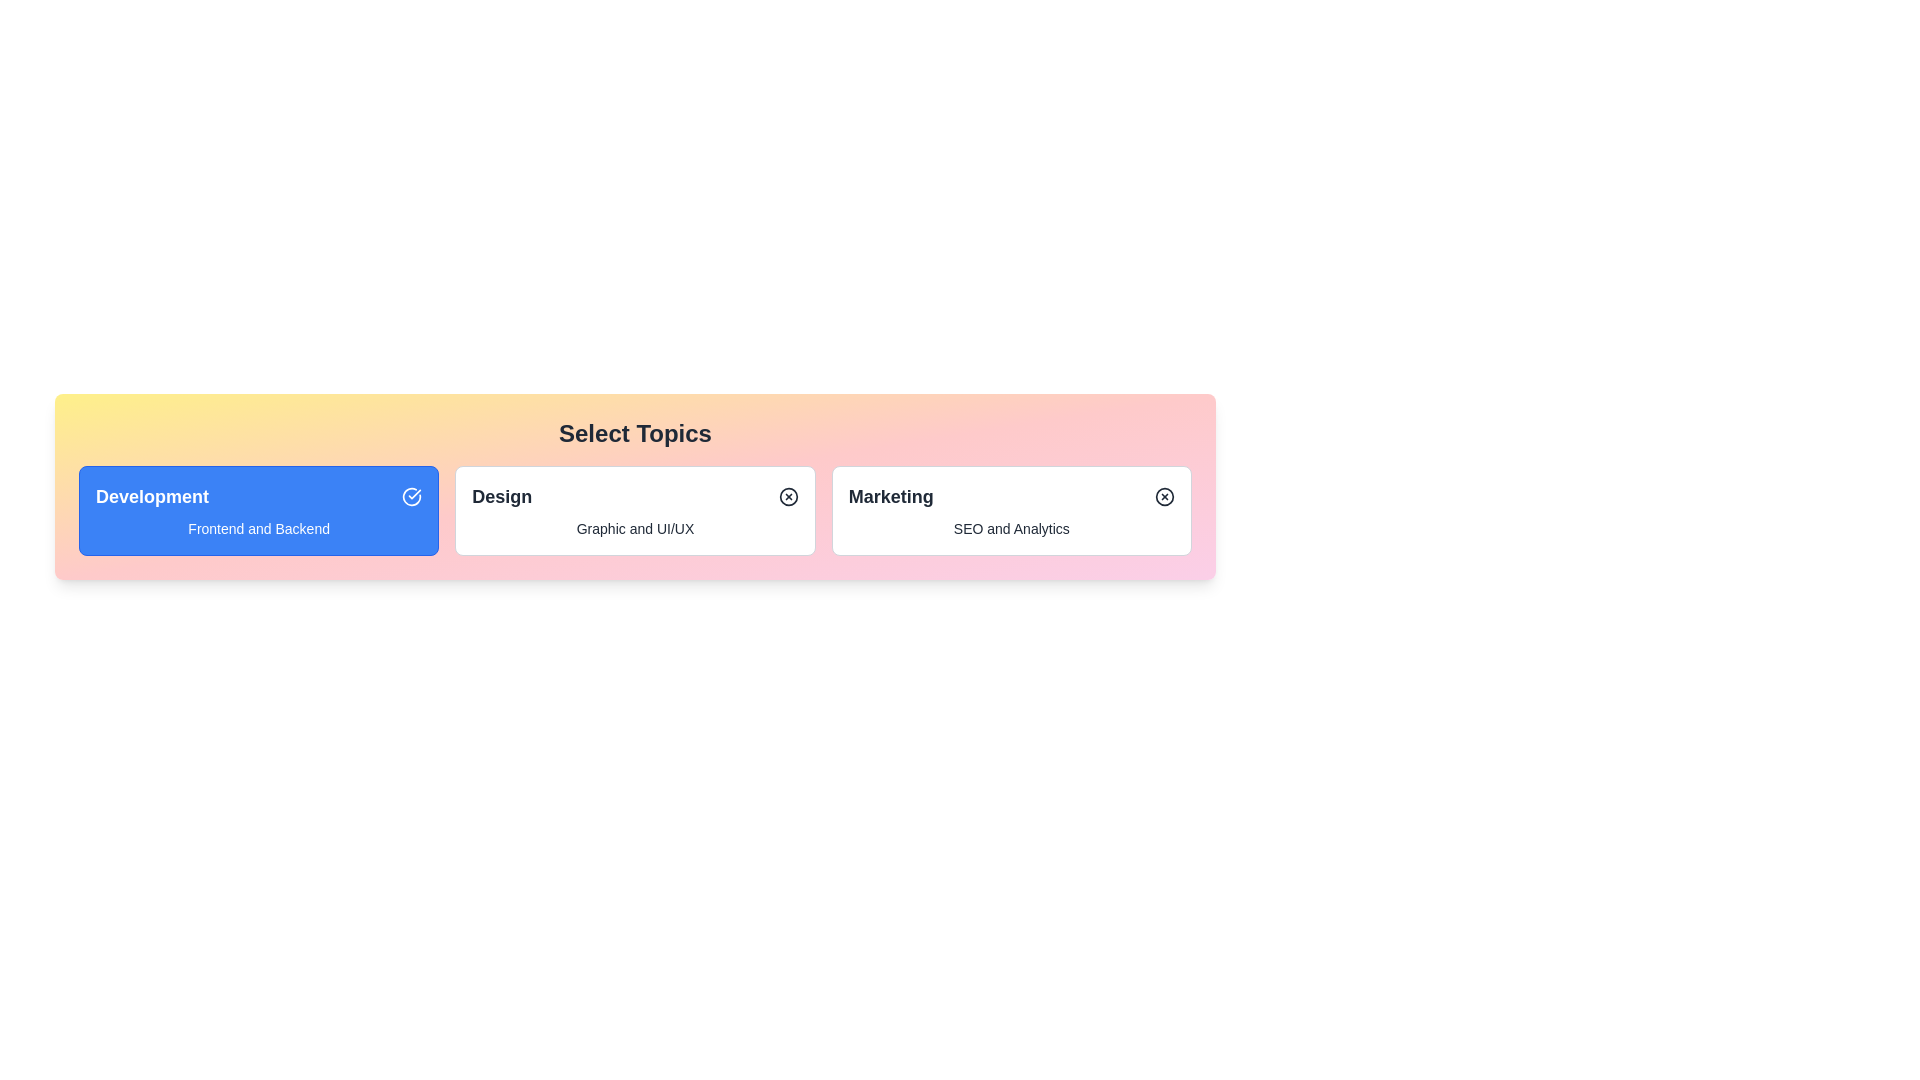 The height and width of the screenshot is (1080, 1920). I want to click on the chip labeled Design, so click(634, 509).